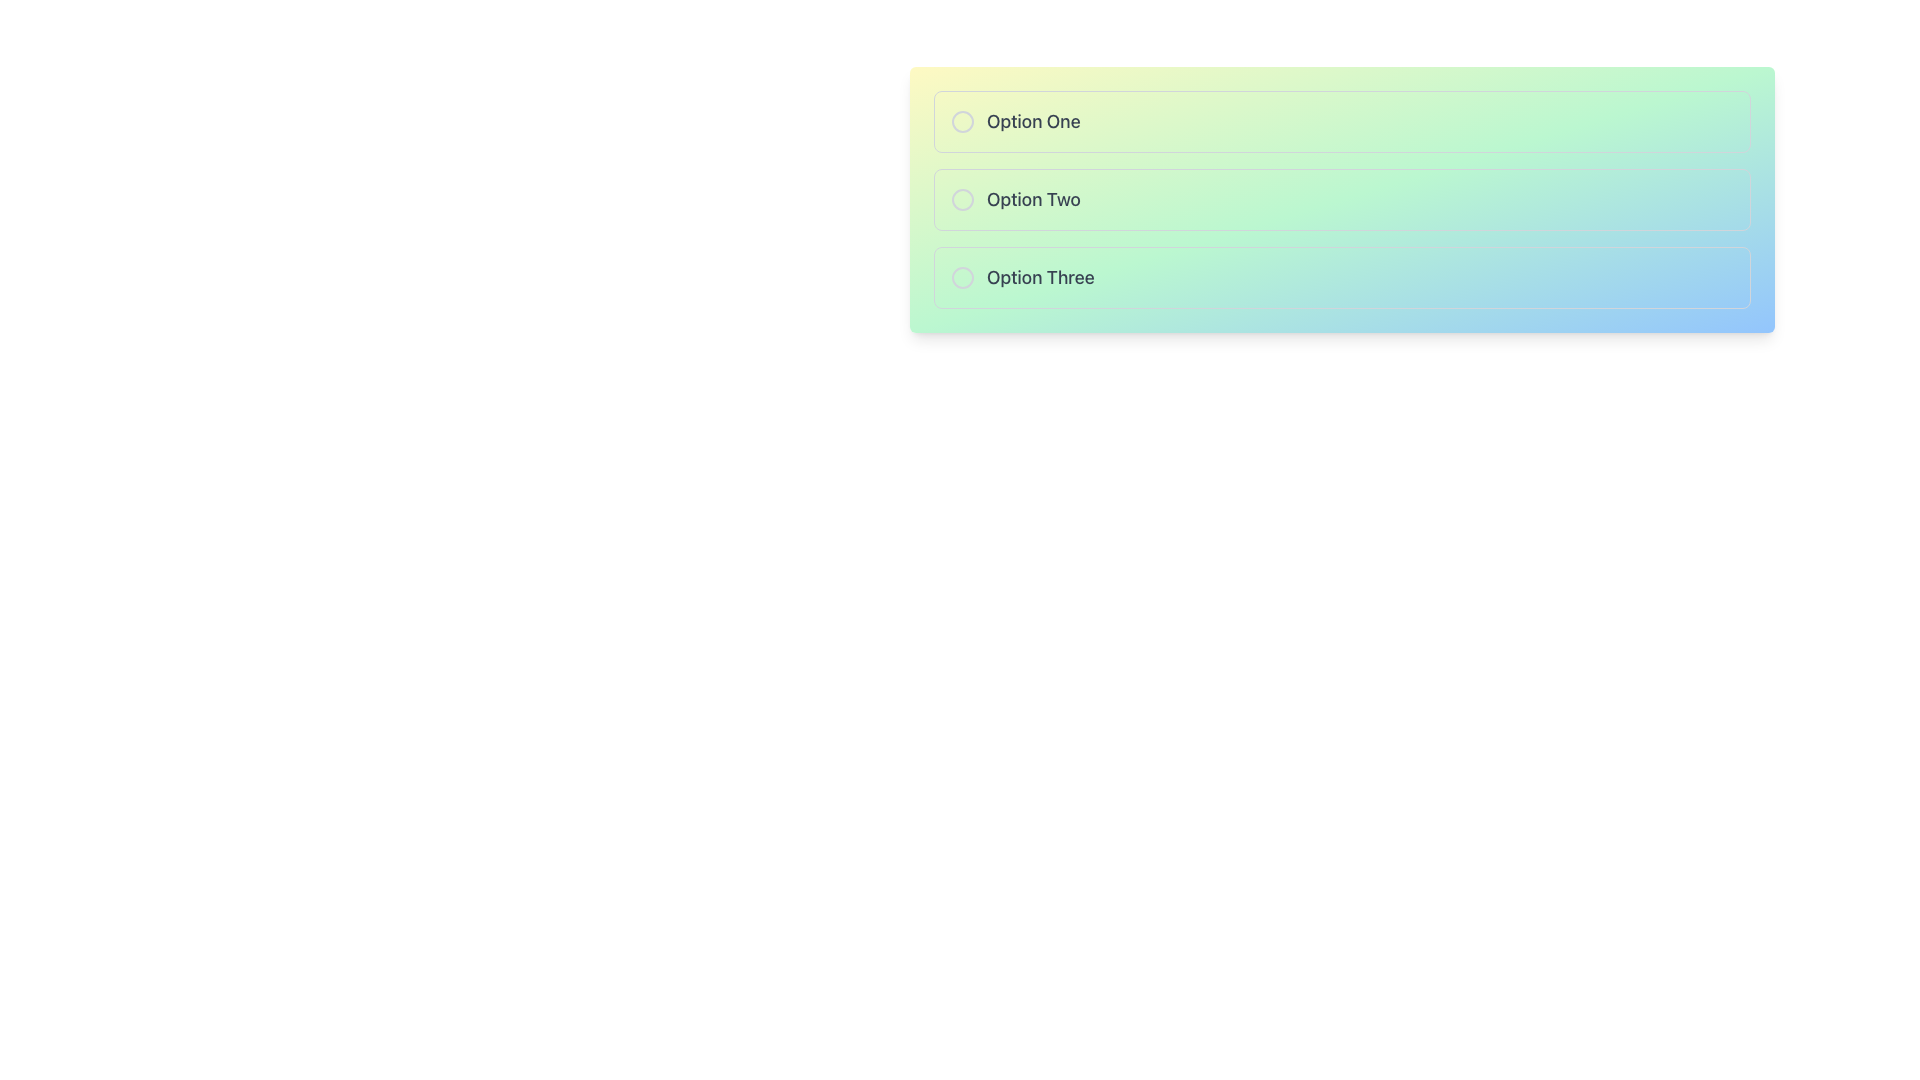 The height and width of the screenshot is (1080, 1920). Describe the element at coordinates (1040, 277) in the screenshot. I see `the text label that provides the title or description of the corresponding selectable option located to the right of a circular icon representing an unselected state` at that location.